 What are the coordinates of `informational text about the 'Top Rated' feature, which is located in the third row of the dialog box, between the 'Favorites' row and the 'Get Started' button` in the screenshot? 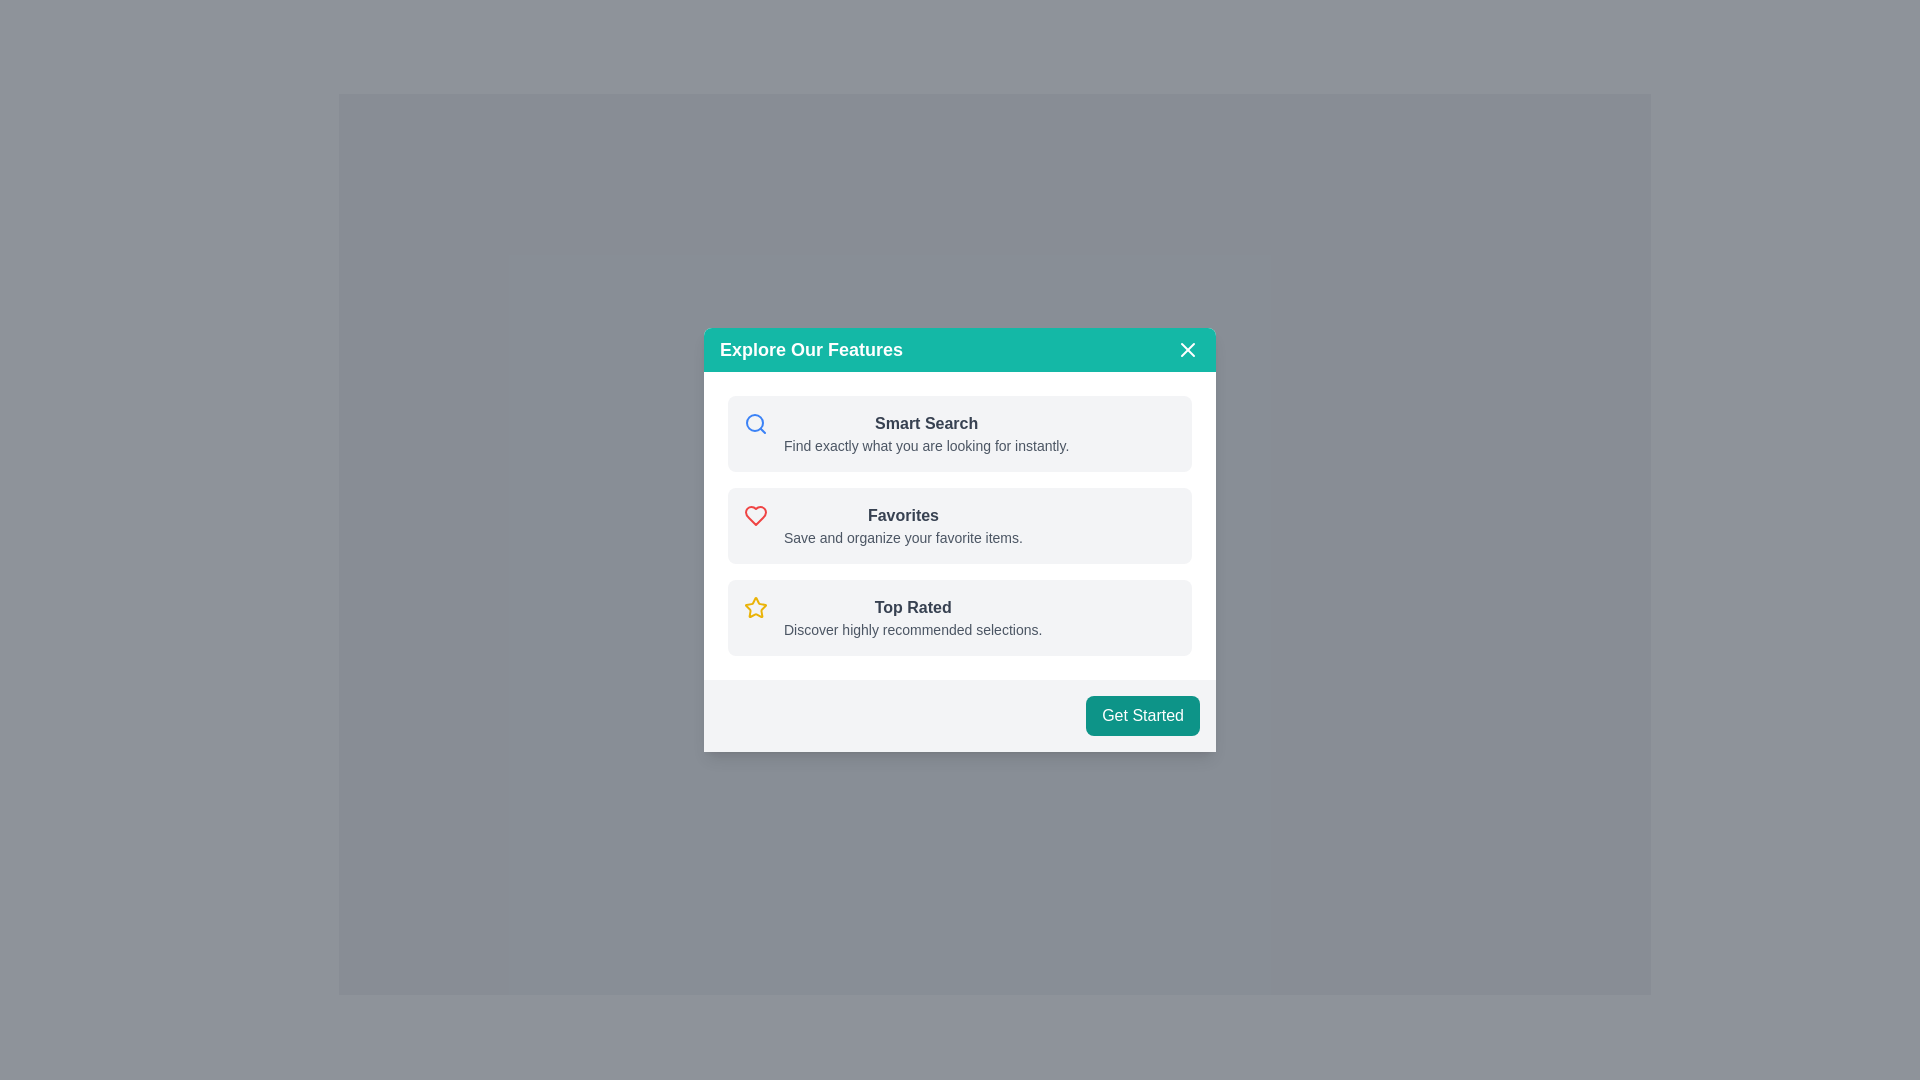 It's located at (912, 616).